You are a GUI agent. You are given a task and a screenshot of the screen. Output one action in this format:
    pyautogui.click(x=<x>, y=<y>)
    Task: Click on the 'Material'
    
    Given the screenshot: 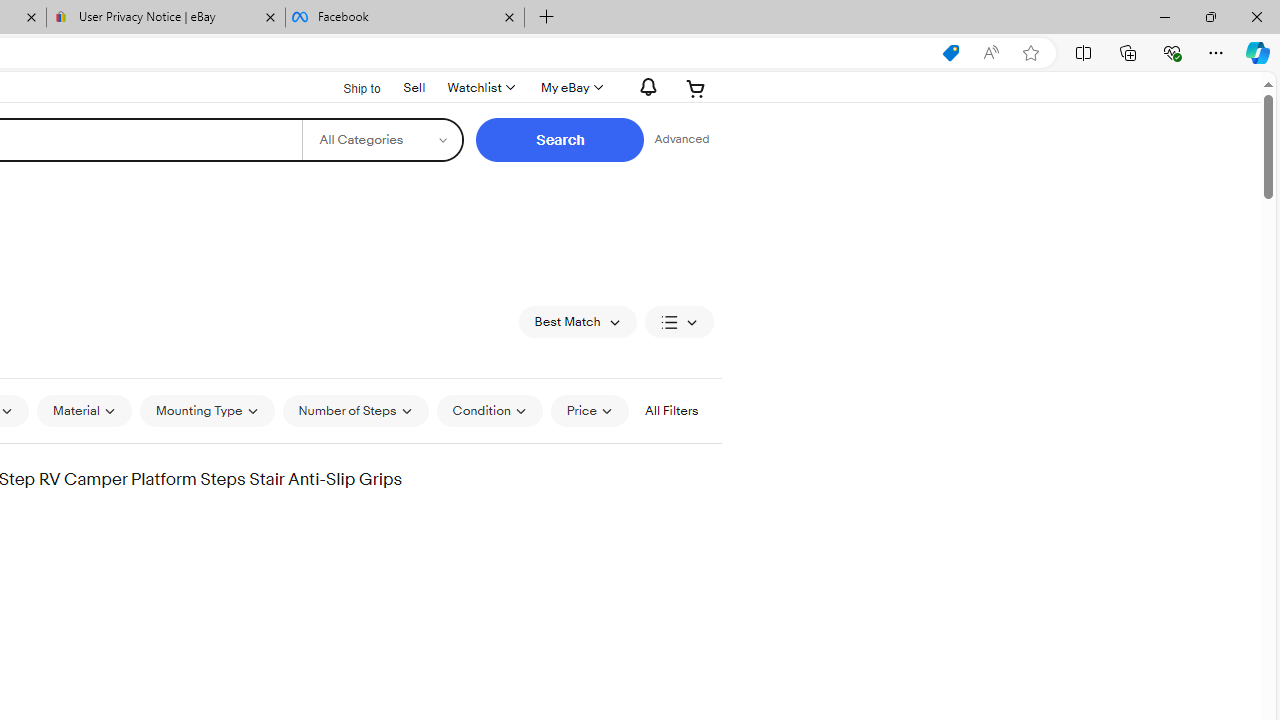 What is the action you would take?
    pyautogui.click(x=83, y=410)
    